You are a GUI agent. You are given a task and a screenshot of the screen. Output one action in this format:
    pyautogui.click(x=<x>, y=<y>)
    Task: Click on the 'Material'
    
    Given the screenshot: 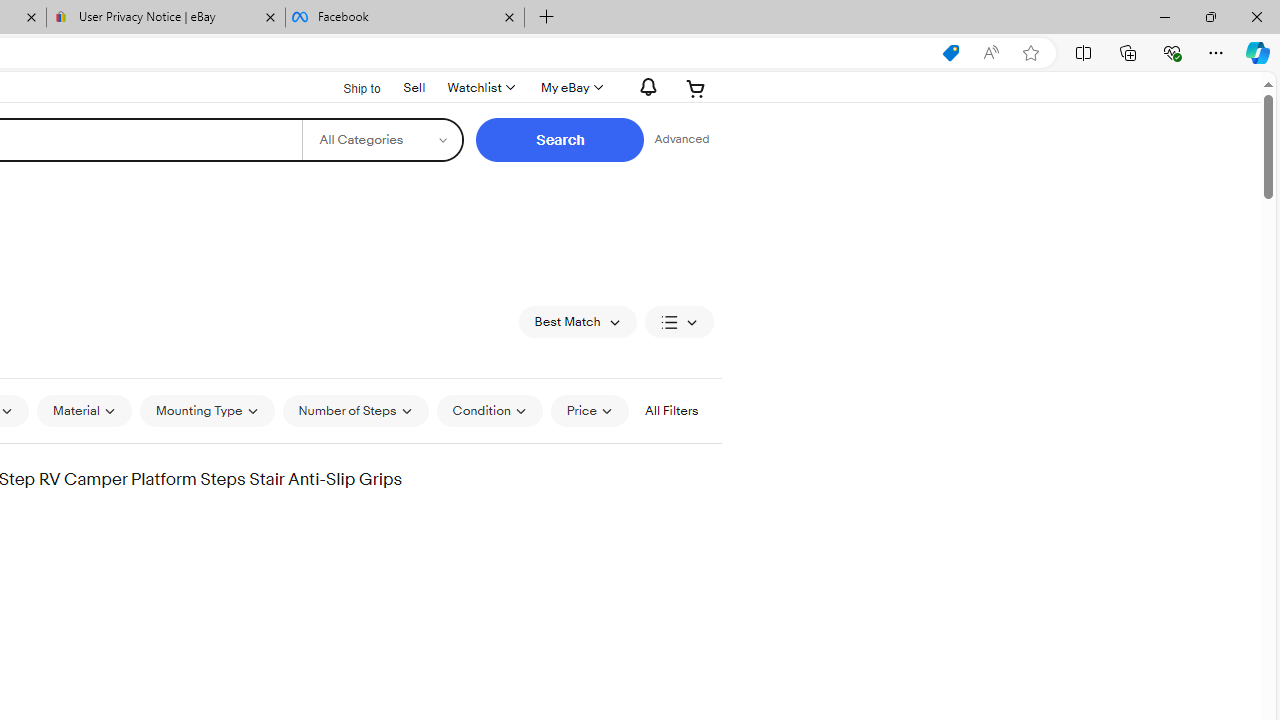 What is the action you would take?
    pyautogui.click(x=83, y=410)
    